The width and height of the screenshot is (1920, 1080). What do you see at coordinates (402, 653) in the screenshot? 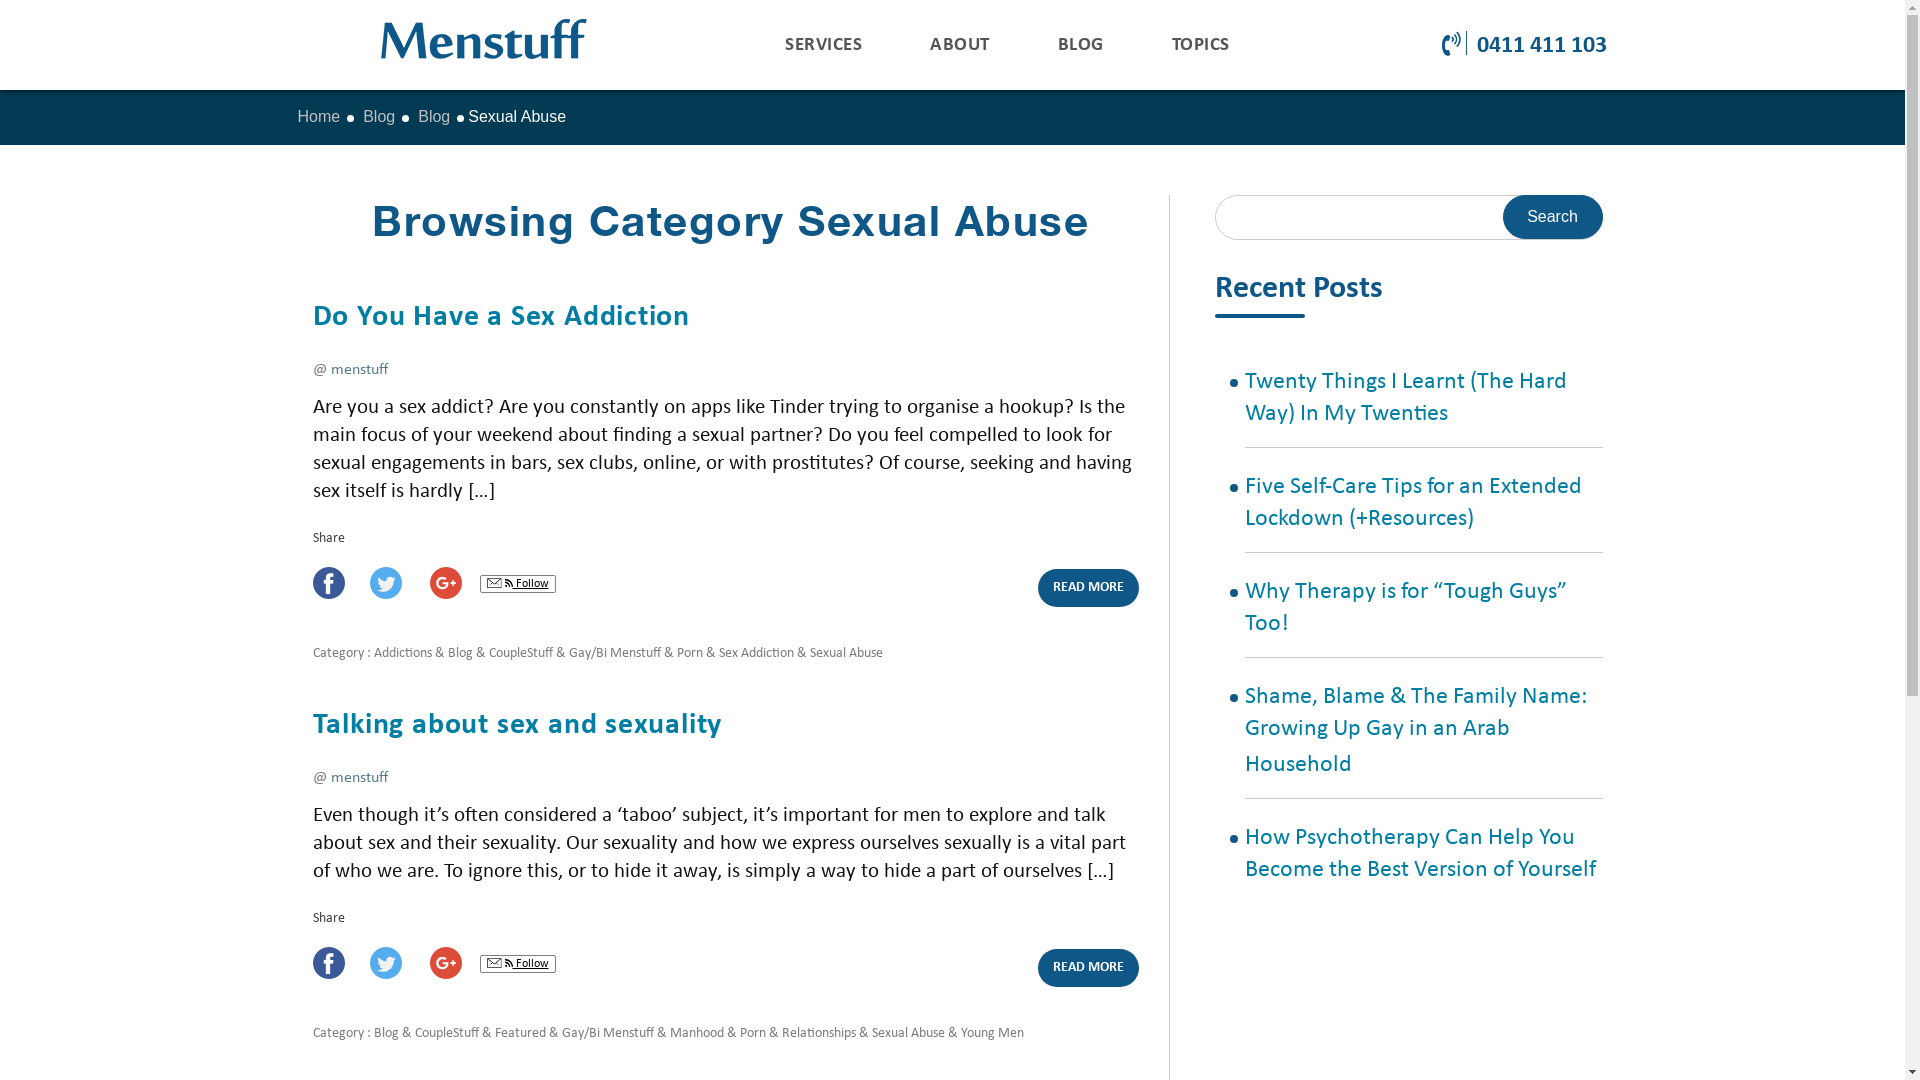
I see `'Addictions'` at bounding box center [402, 653].